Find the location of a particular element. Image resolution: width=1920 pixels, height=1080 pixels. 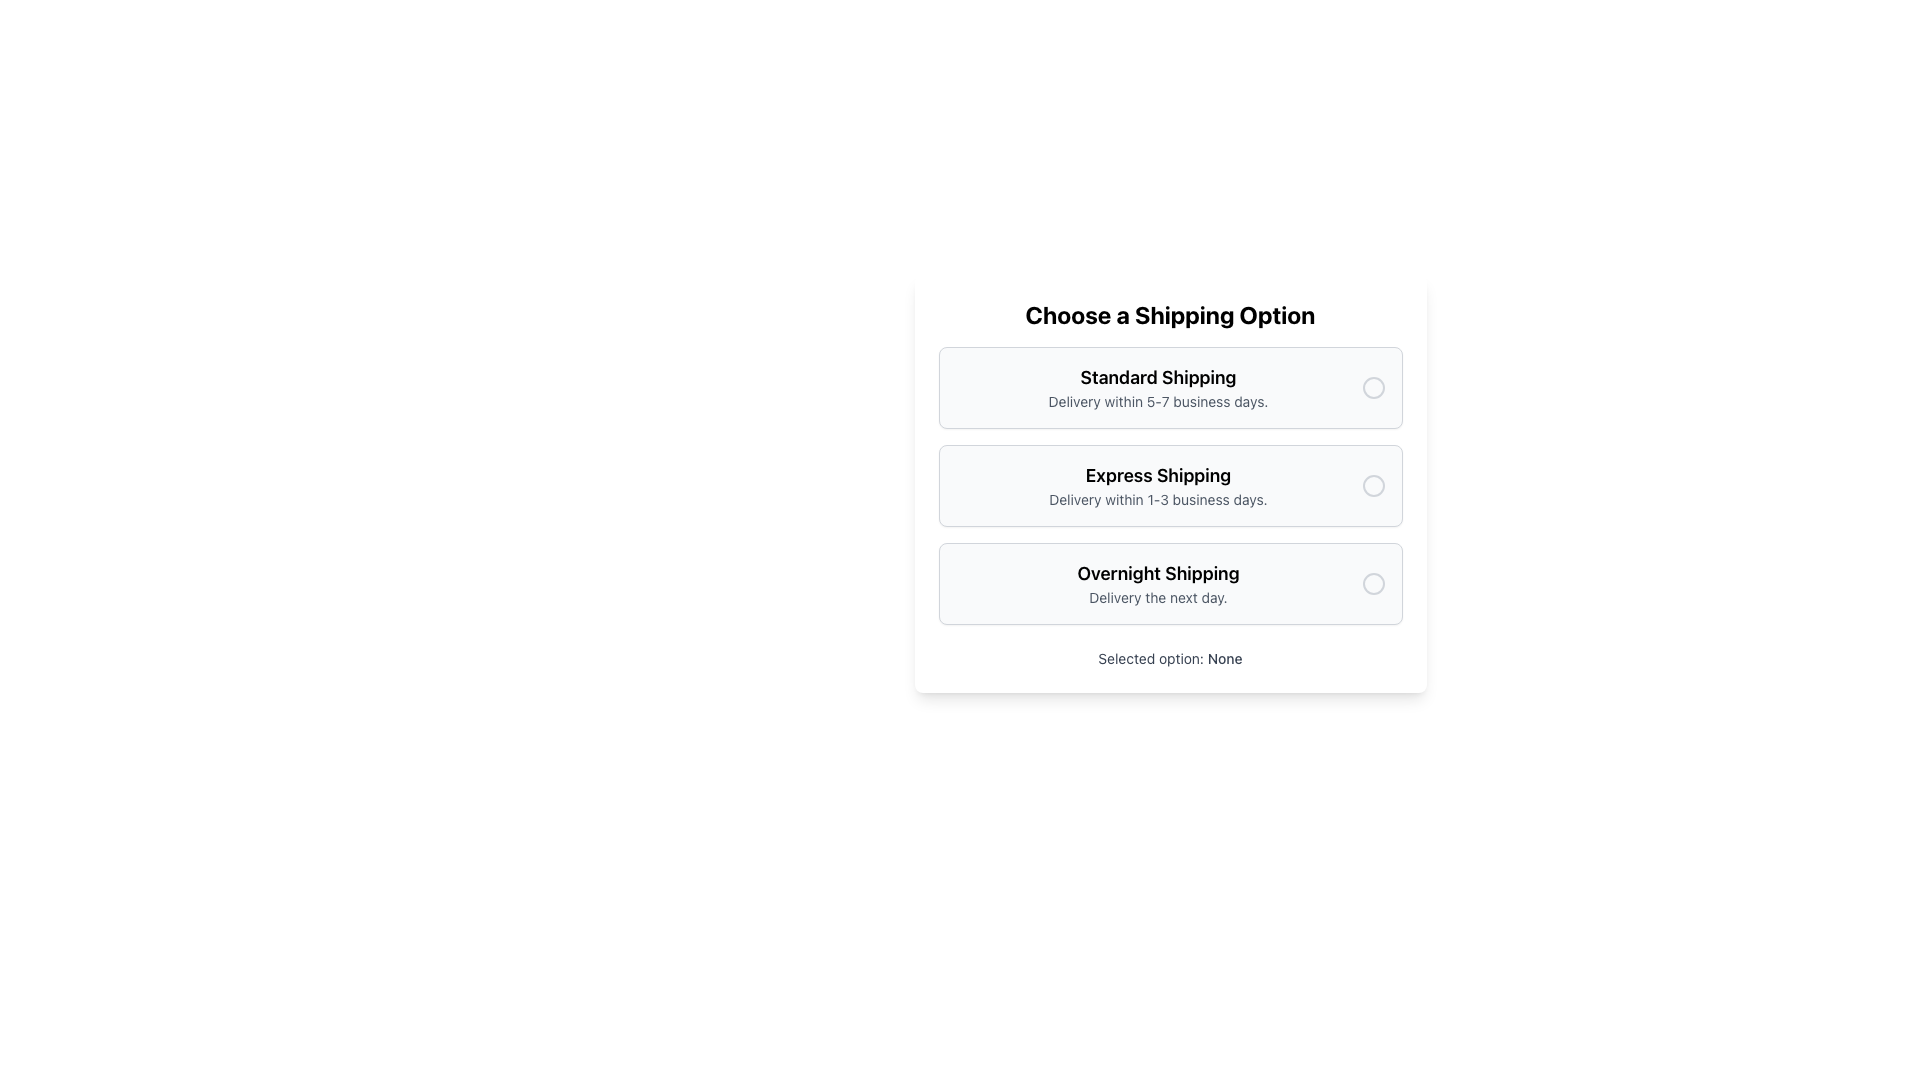

the 'Standard Shipping' radio button using keyboard navigation is located at coordinates (1170, 388).